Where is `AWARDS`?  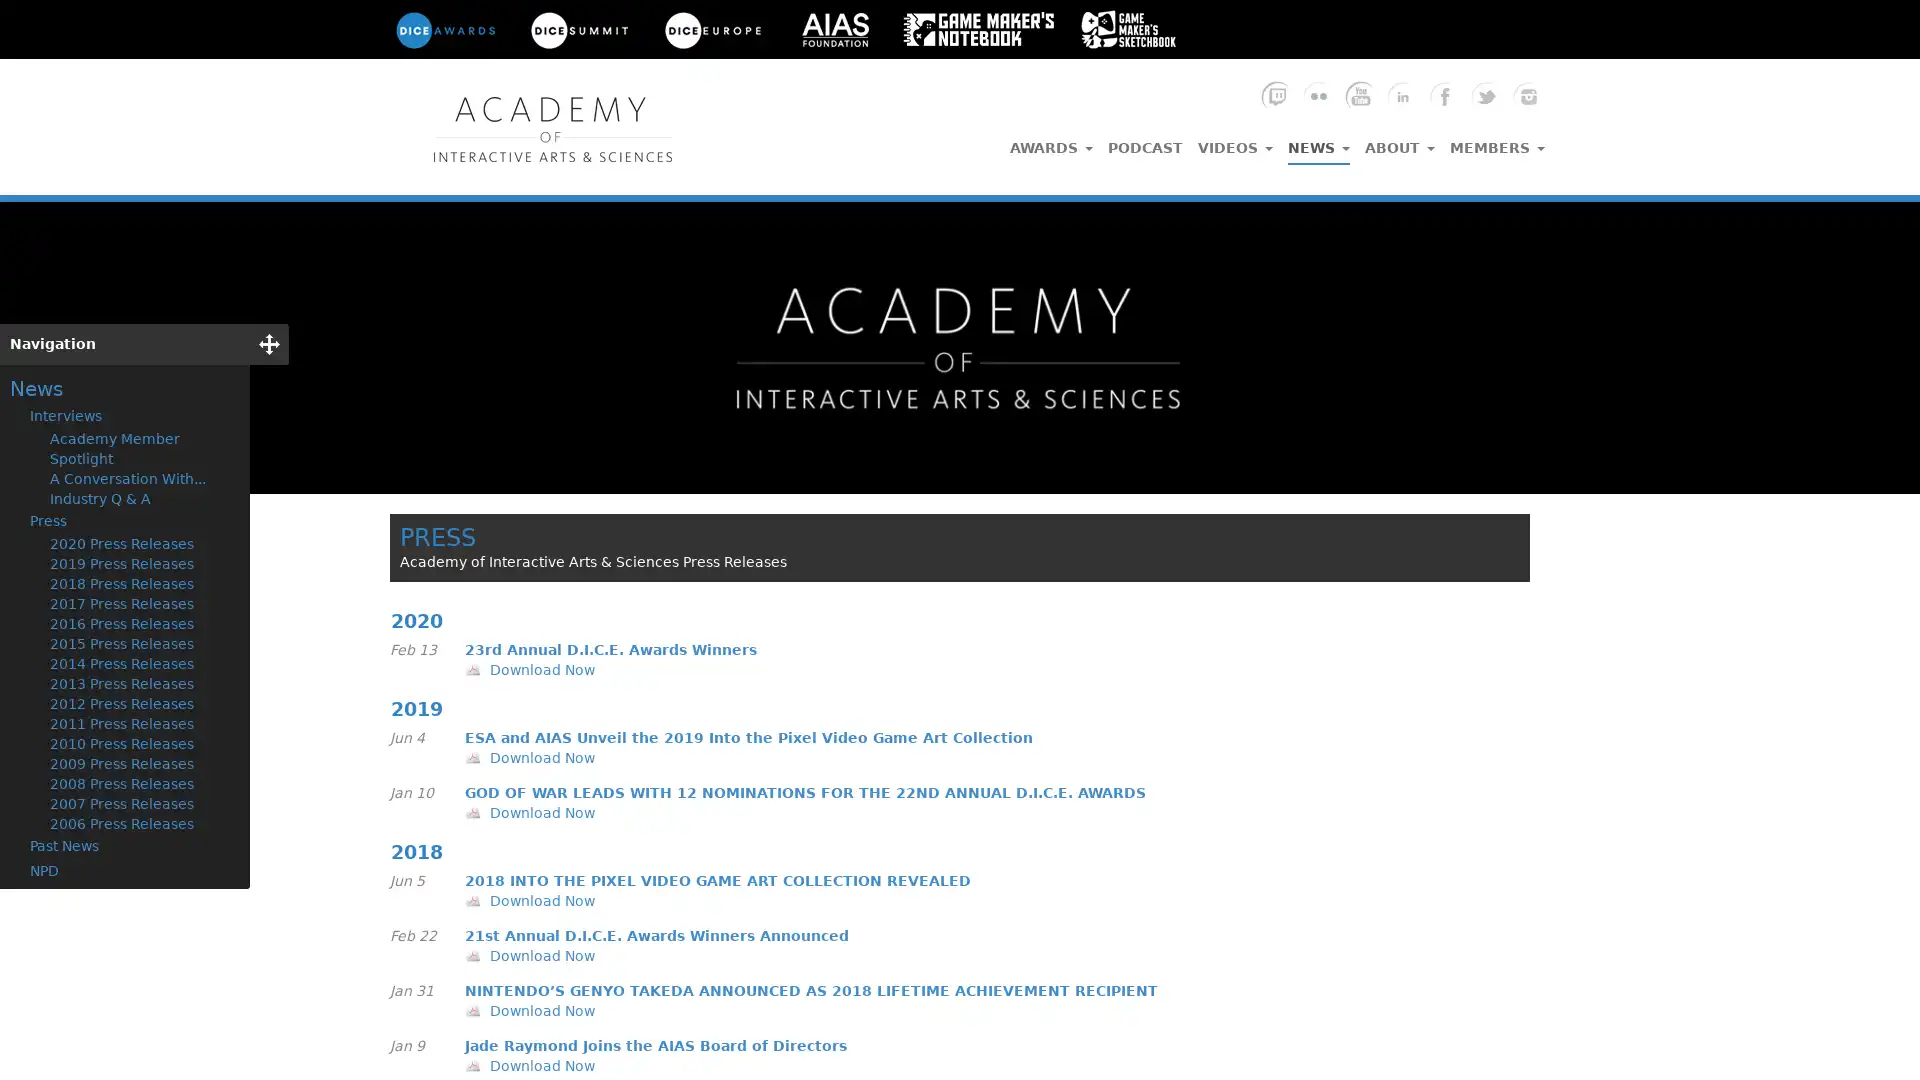
AWARDS is located at coordinates (1050, 141).